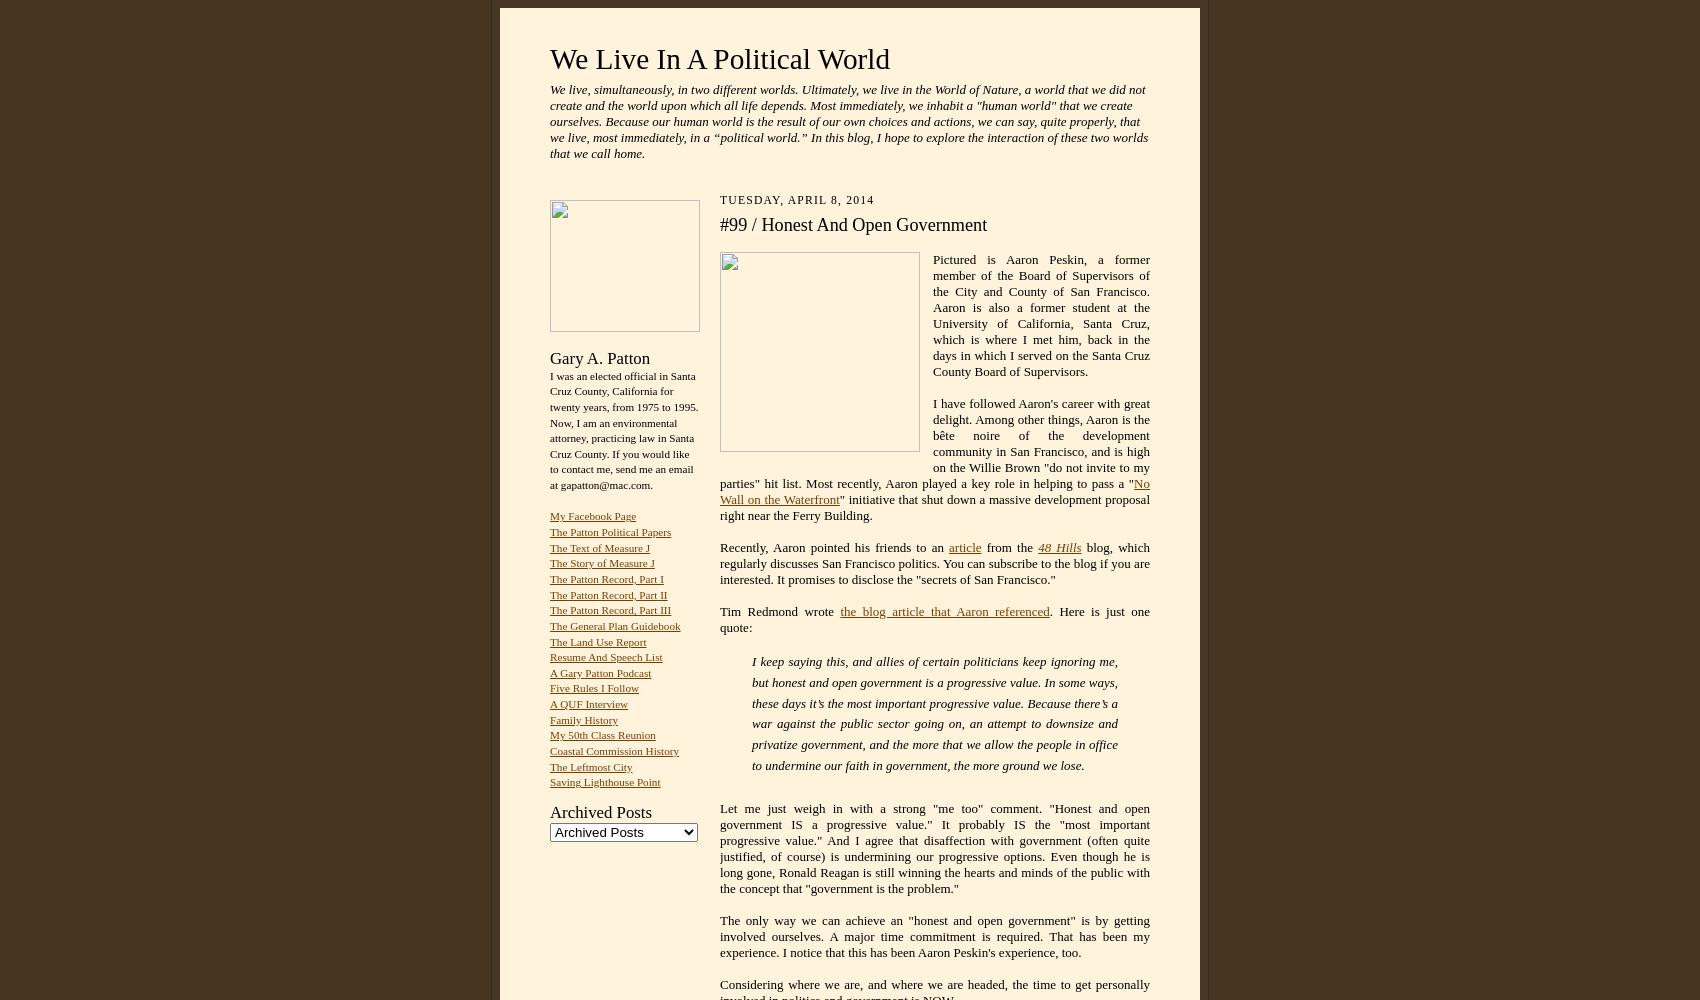  What do you see at coordinates (1040, 314) in the screenshot?
I see `'Pictured is Aaron Peskin, a former member of the Board of Supervisors of the City and County of San Francisco. Aaron is also a former student at the University of California, Santa Cruz, which is where I met him, back in the days in which I served on the Santa Cruz County Board of Supervisors.'` at bounding box center [1040, 314].